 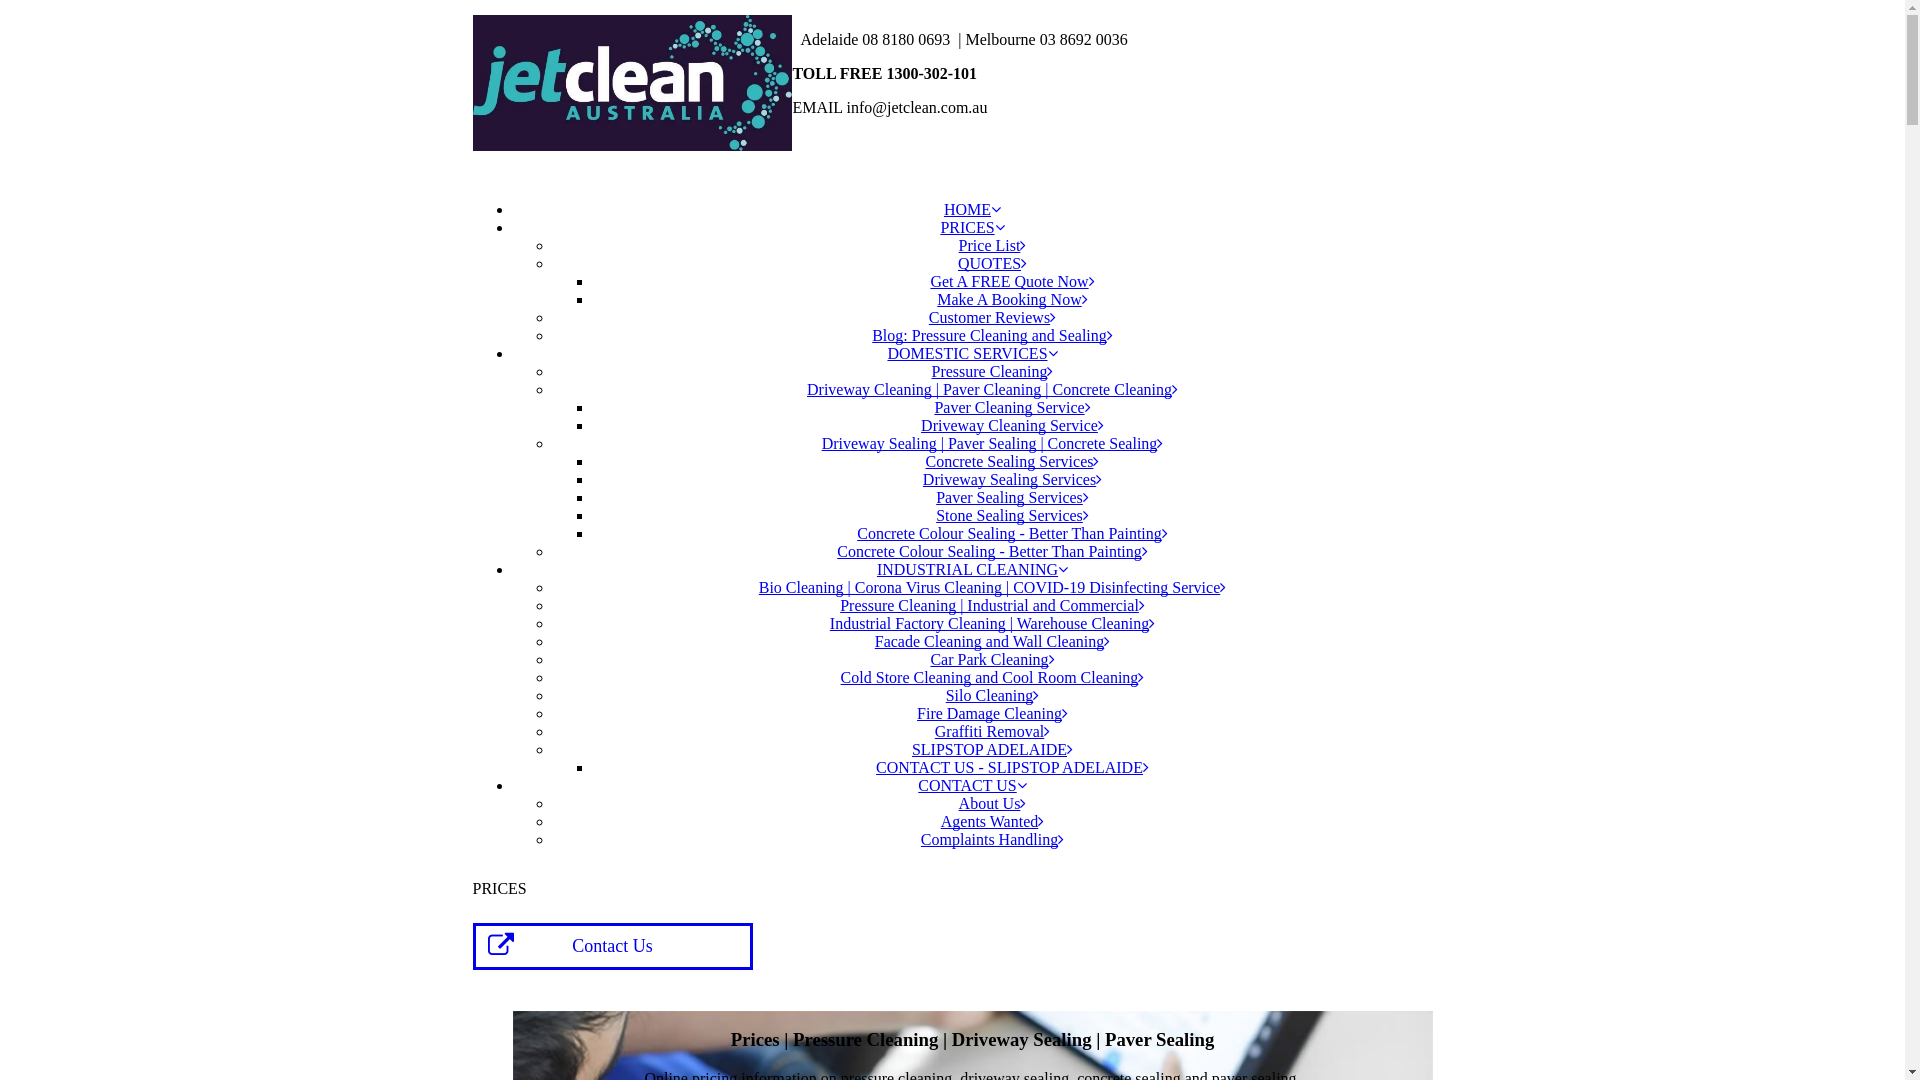 What do you see at coordinates (920, 839) in the screenshot?
I see `'Complaints Handling'` at bounding box center [920, 839].